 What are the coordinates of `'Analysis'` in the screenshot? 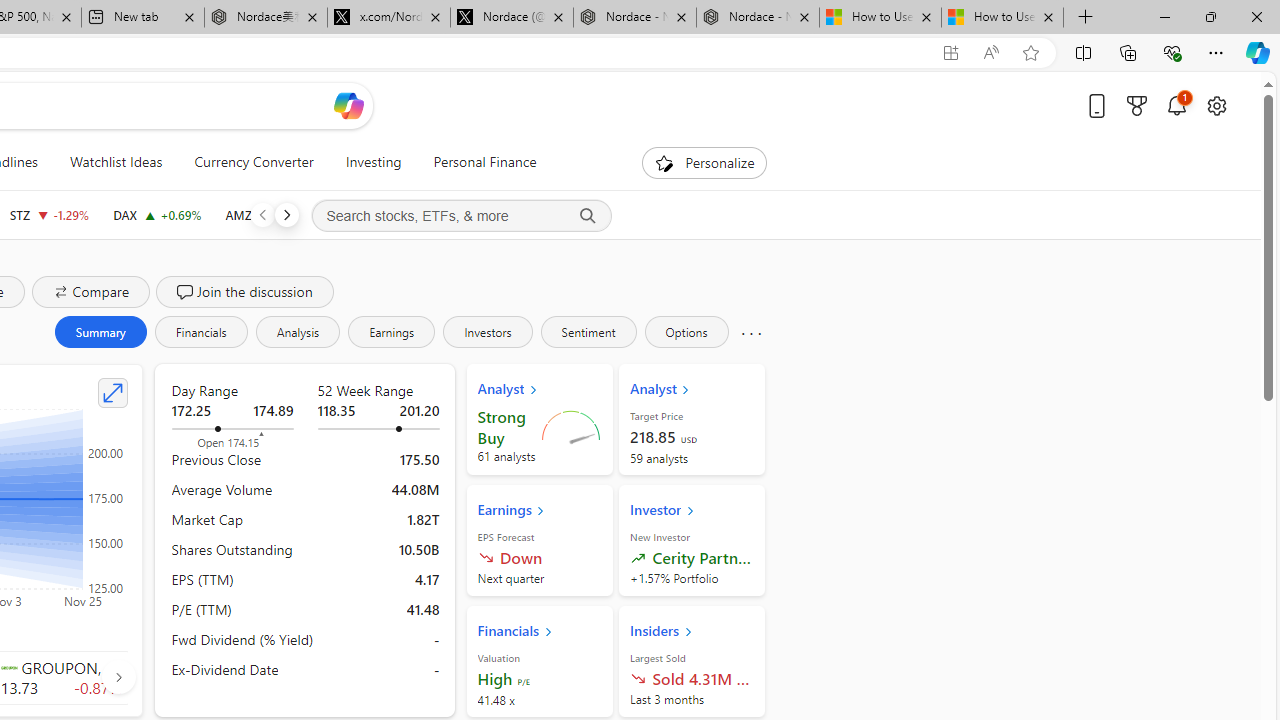 It's located at (296, 330).